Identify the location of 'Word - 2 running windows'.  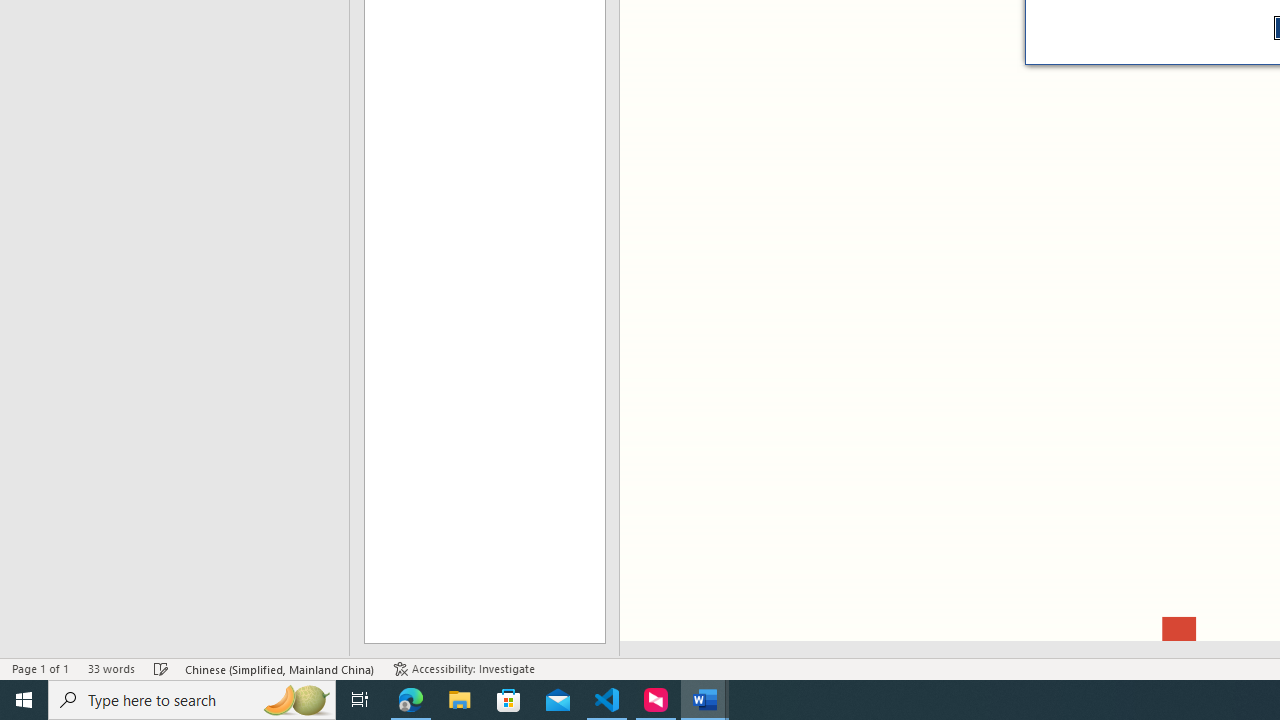
(705, 698).